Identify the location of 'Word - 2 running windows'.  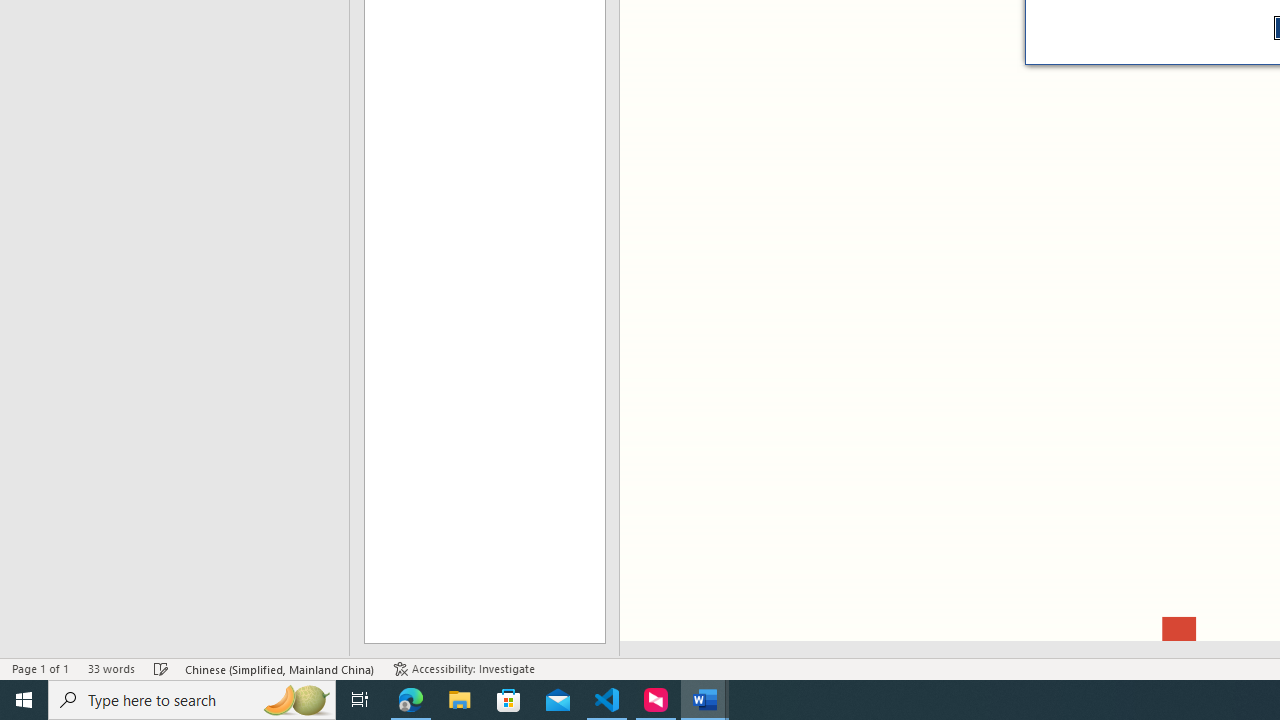
(705, 698).